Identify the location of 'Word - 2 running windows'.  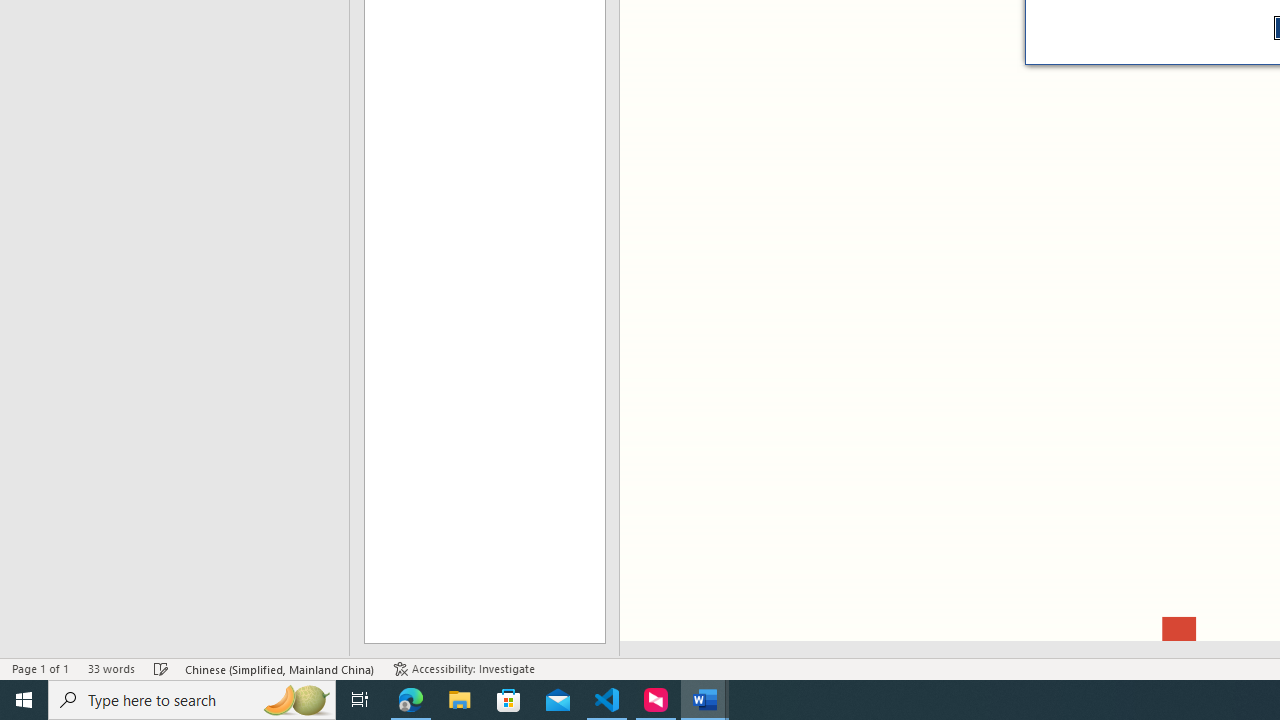
(705, 698).